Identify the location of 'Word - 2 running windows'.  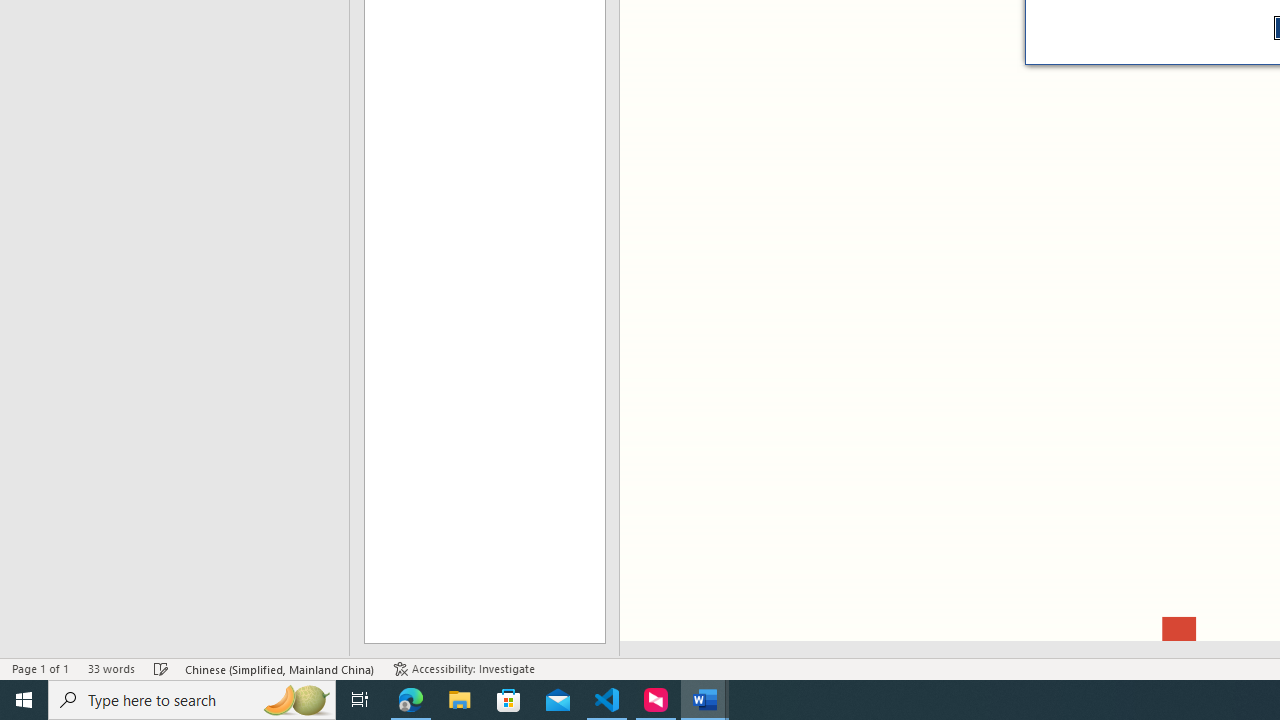
(705, 698).